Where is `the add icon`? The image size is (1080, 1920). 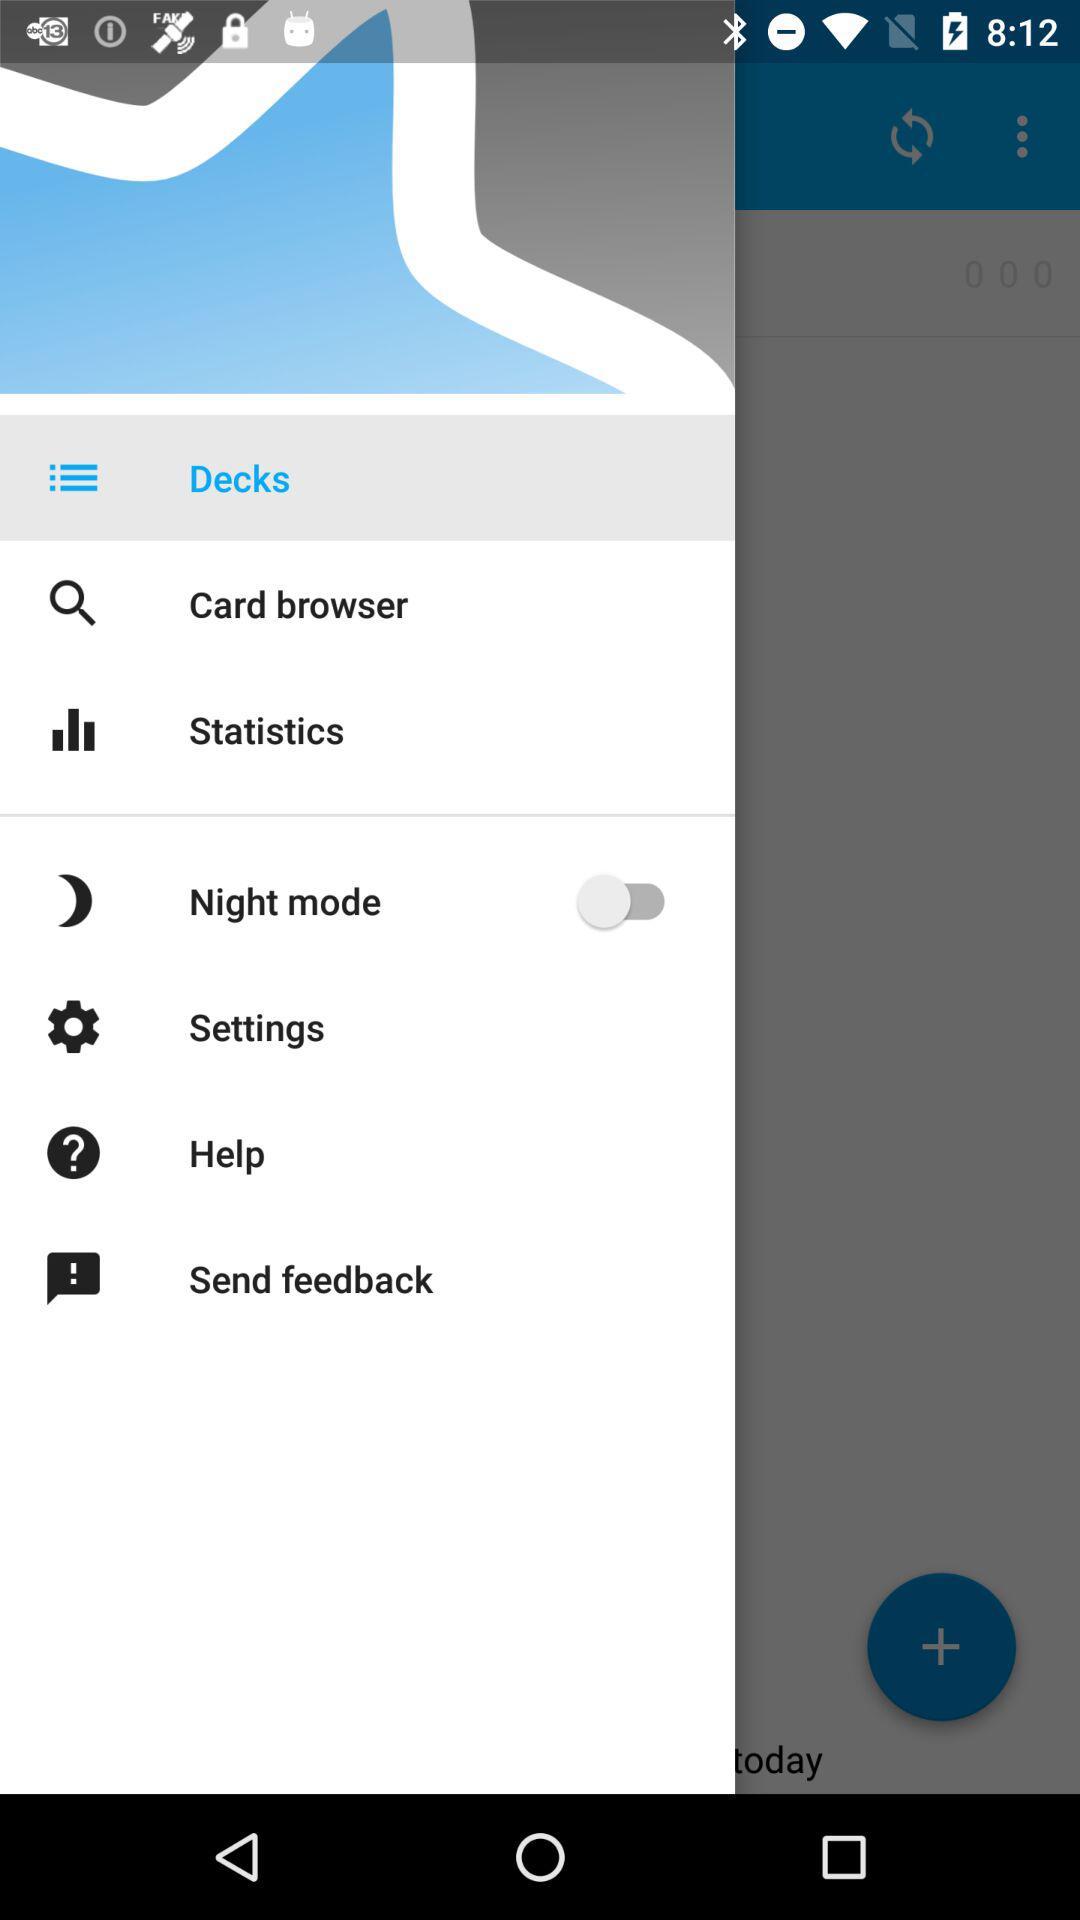
the add icon is located at coordinates (941, 1654).